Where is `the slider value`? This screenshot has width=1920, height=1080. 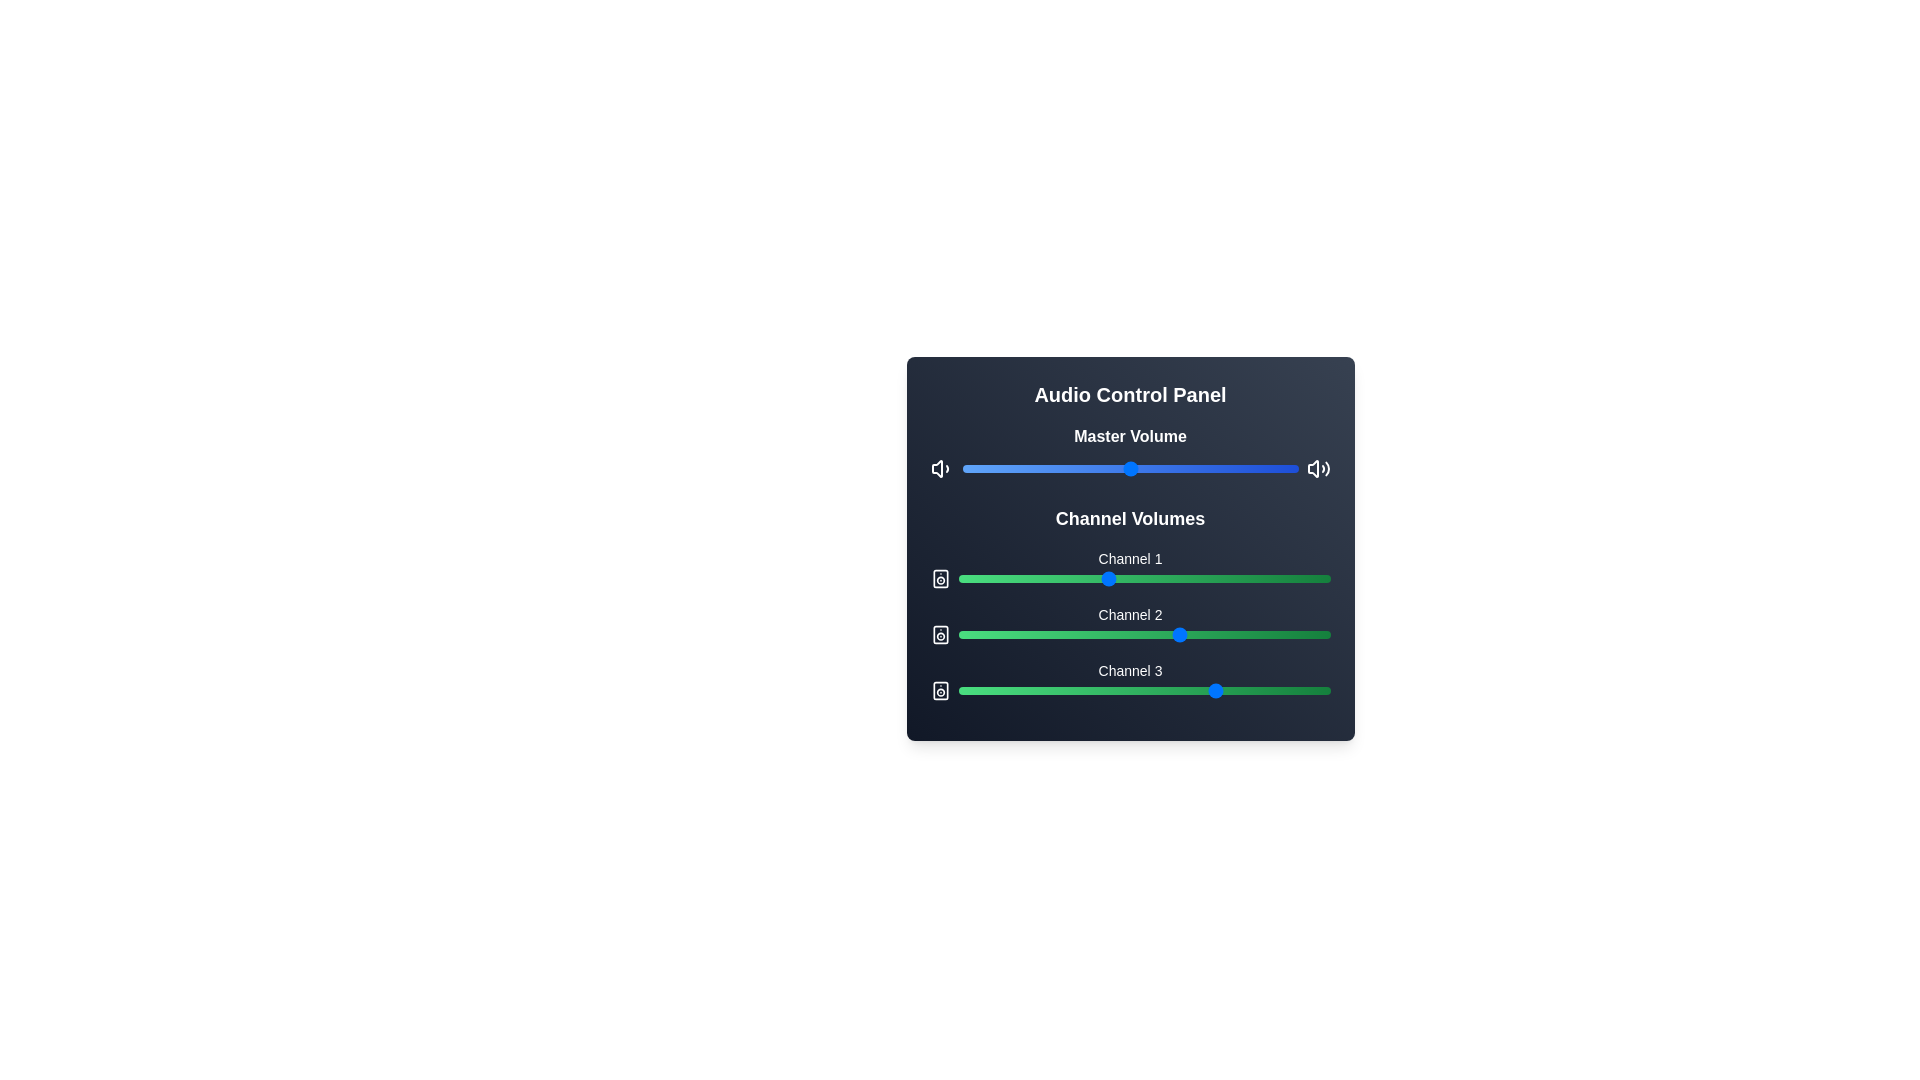
the slider value is located at coordinates (1061, 578).